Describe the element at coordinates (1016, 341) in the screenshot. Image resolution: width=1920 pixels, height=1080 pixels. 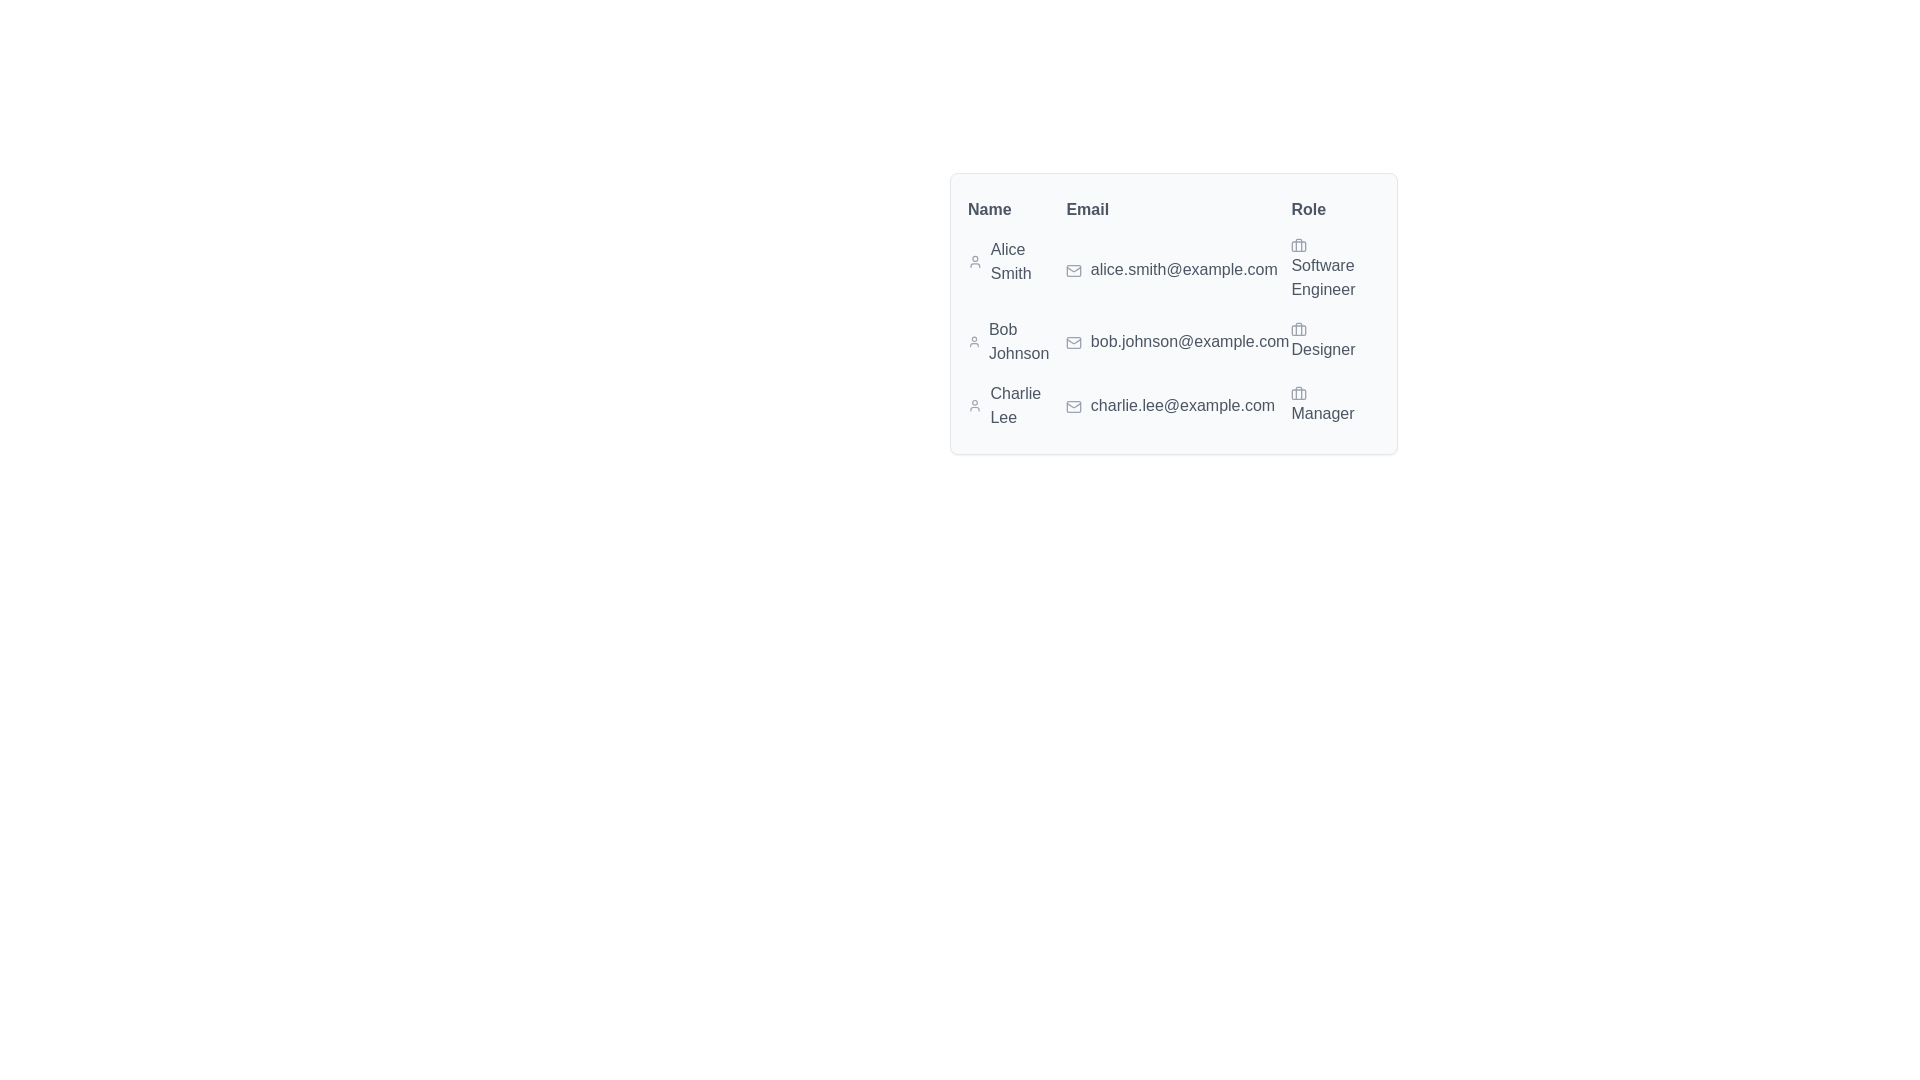
I see `the text label displaying the name 'Bob Johnson' in the second row of the user identification table` at that location.